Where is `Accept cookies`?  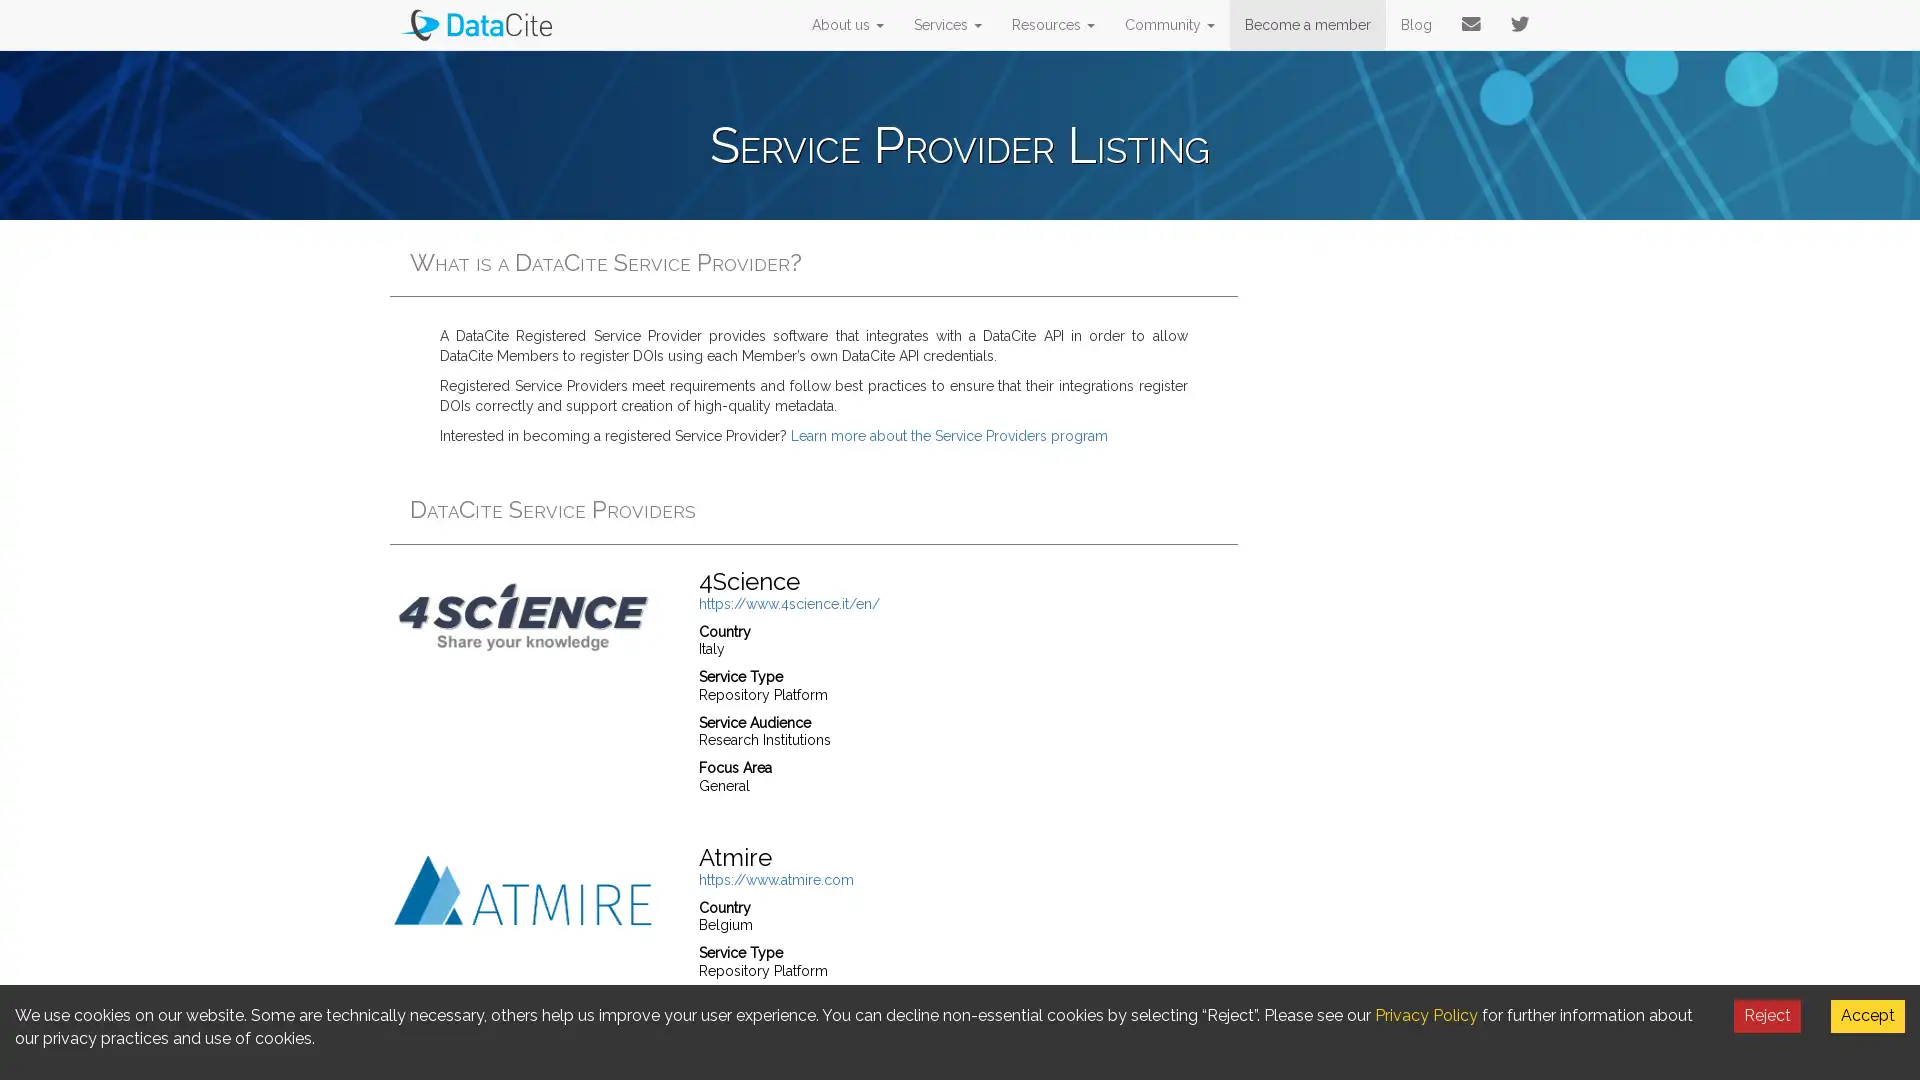
Accept cookies is located at coordinates (1866, 1015).